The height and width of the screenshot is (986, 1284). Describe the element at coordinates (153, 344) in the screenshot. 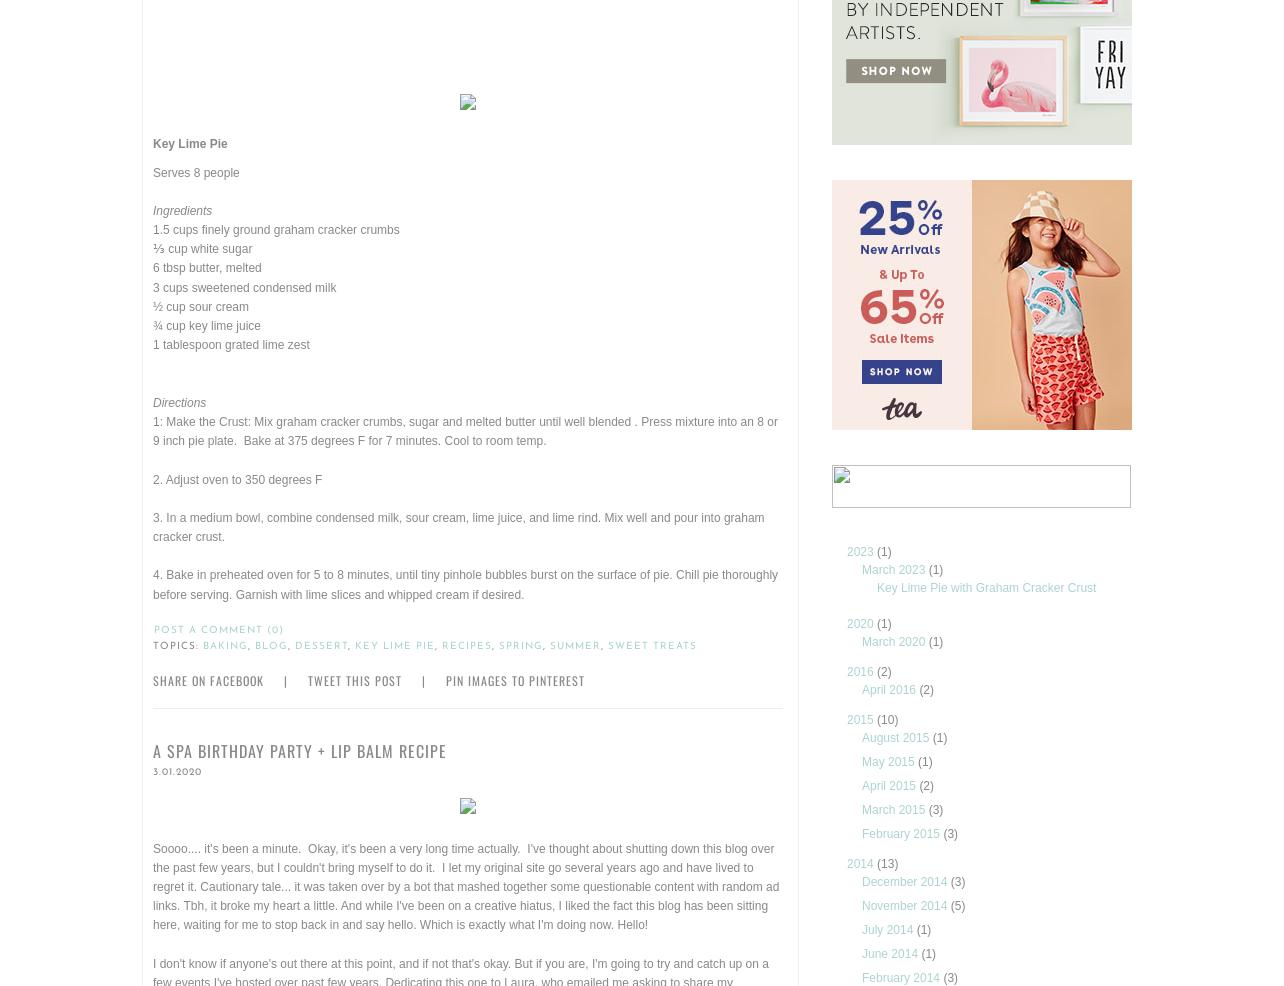

I see `'1 tablespoon grated lime zest'` at that location.